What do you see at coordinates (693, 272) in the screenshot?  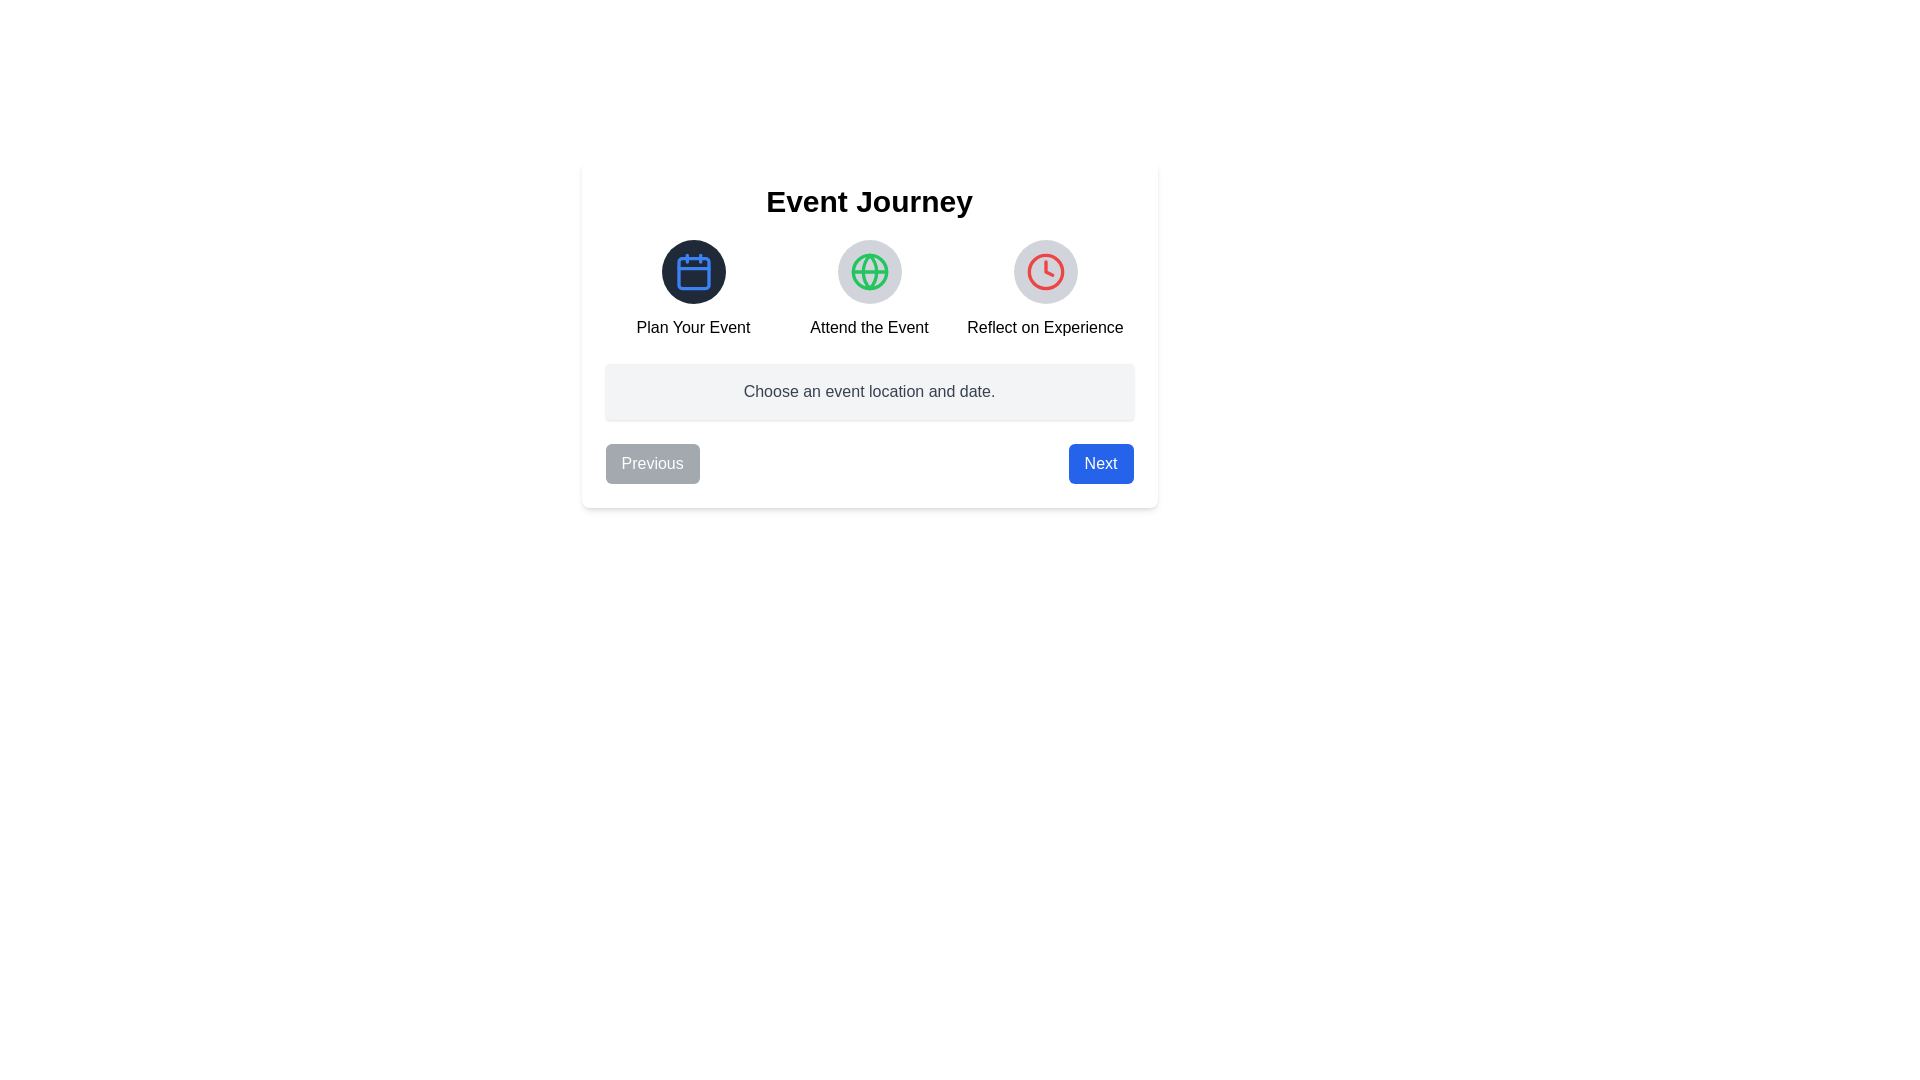 I see `the icon corresponding to Plan Your Event to view additional information` at bounding box center [693, 272].